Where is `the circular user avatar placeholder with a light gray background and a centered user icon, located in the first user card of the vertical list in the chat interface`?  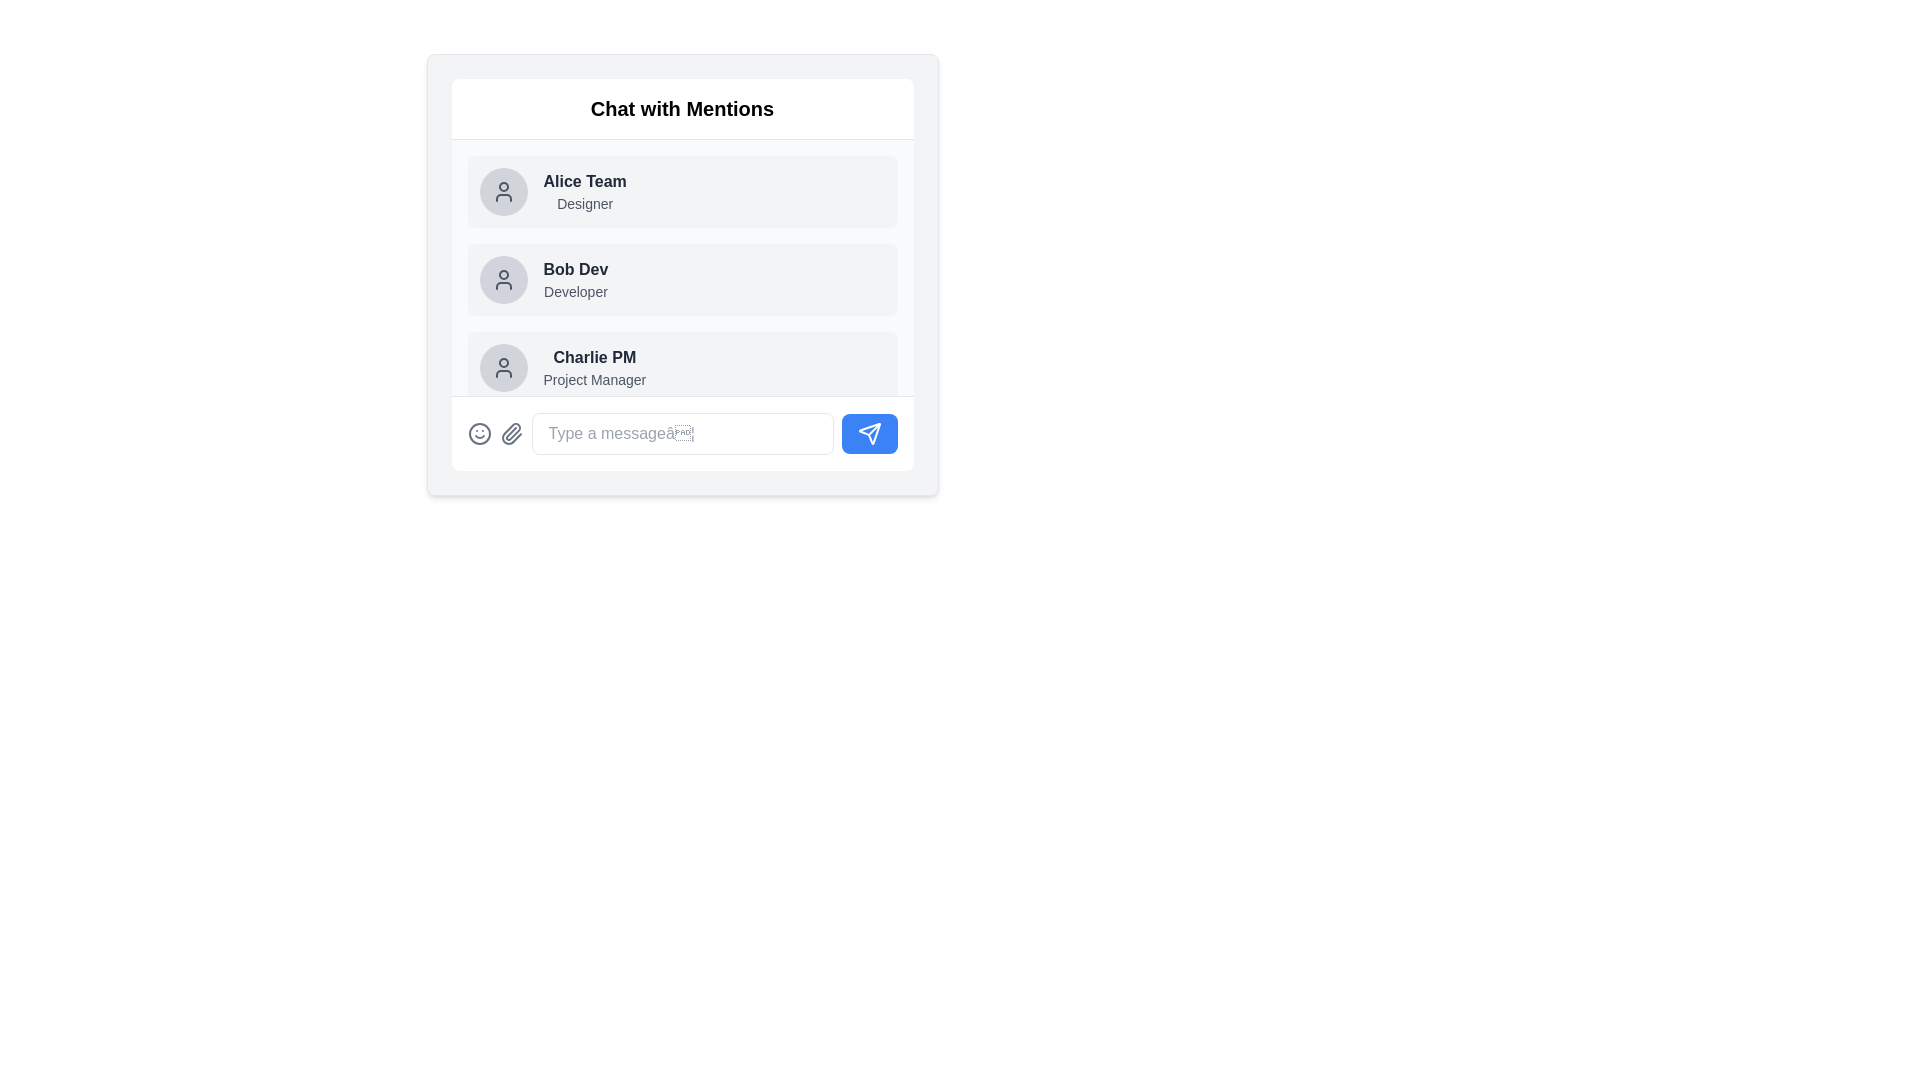
the circular user avatar placeholder with a light gray background and a centered user icon, located in the first user card of the vertical list in the chat interface is located at coordinates (503, 192).